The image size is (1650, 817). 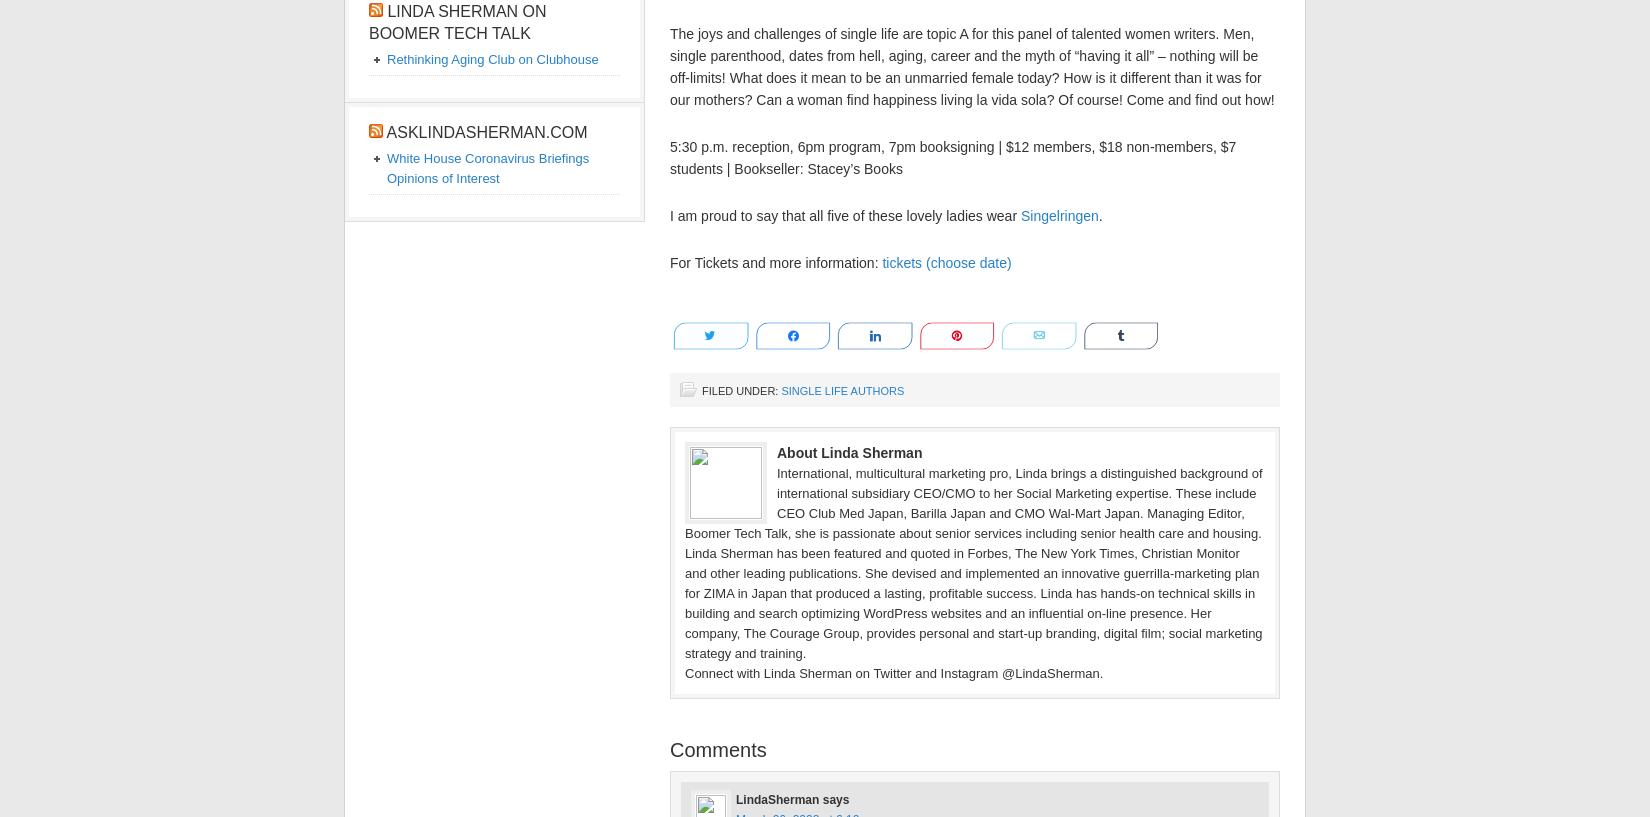 I want to click on 'Linda Sherman on Boomer Tech Talk', so click(x=368, y=21).